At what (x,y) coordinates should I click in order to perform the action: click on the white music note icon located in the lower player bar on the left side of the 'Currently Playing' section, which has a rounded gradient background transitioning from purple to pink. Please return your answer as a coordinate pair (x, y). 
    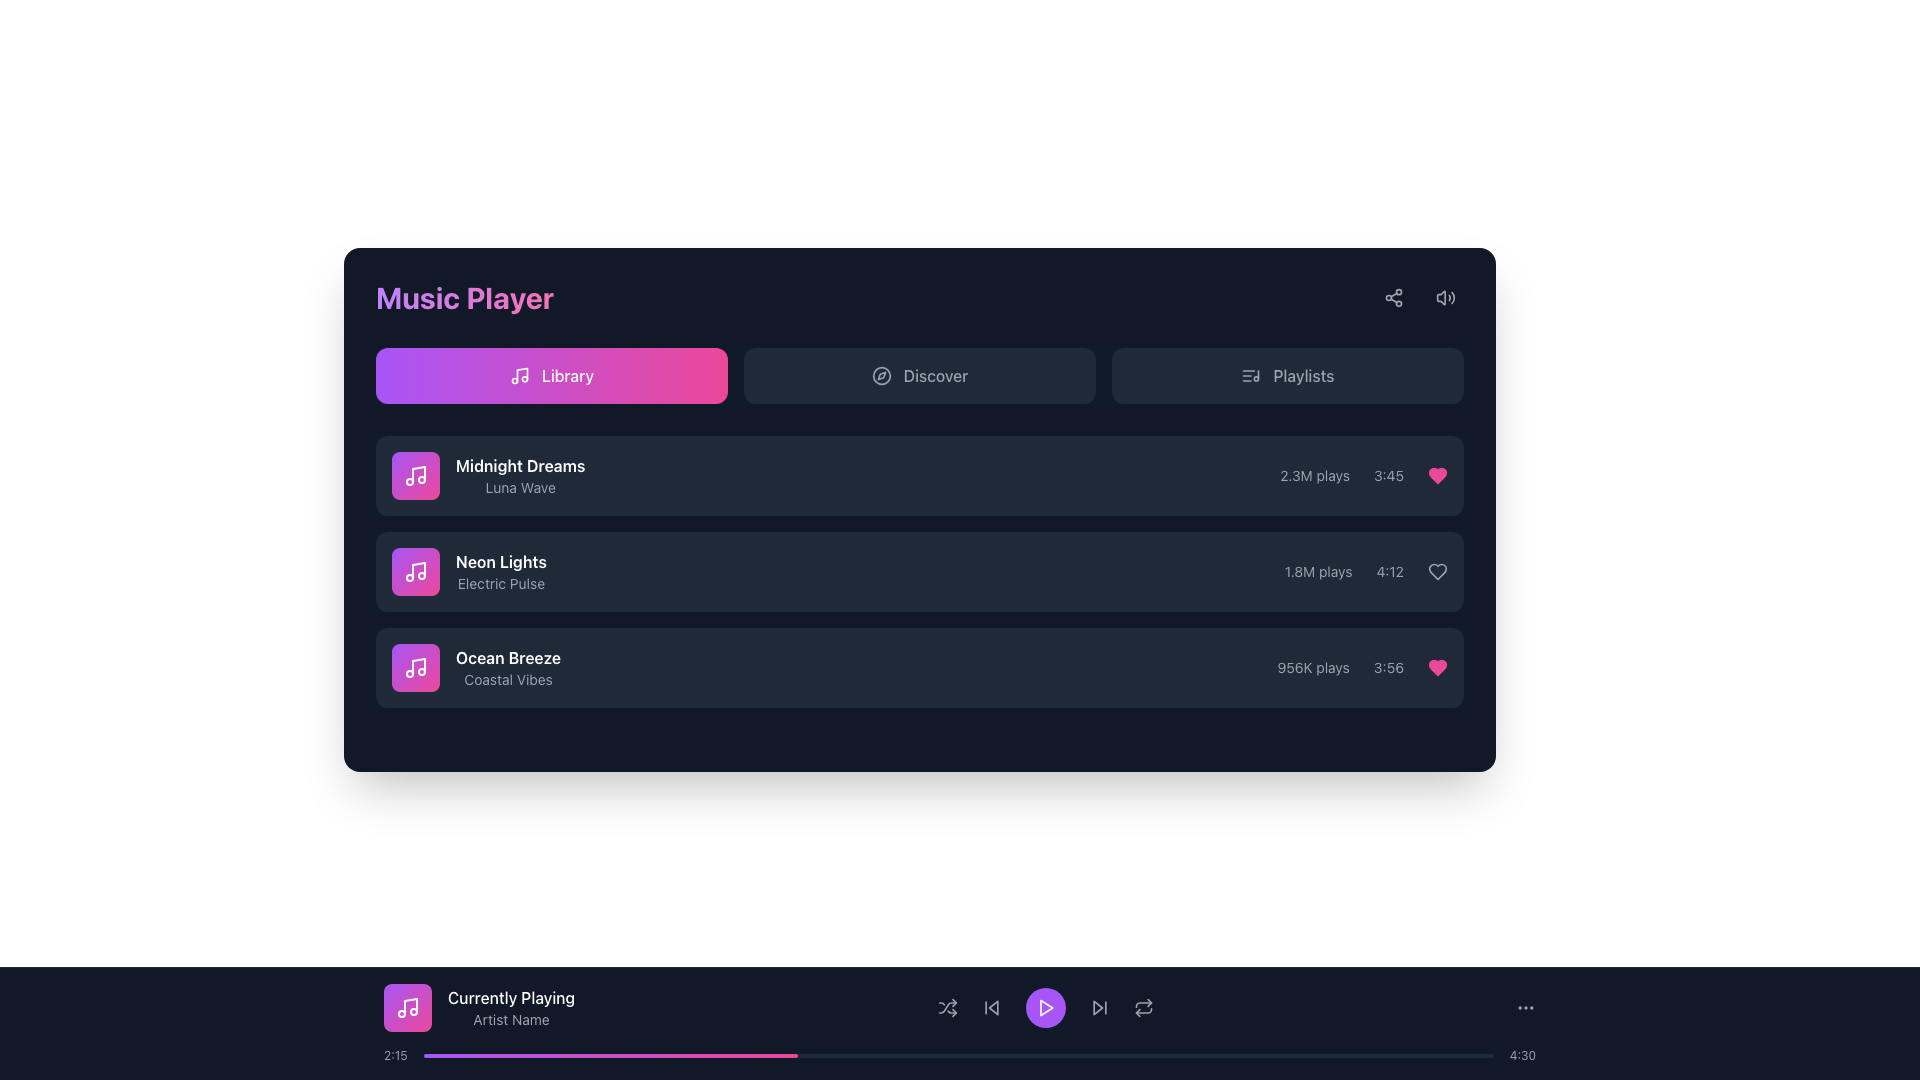
    Looking at the image, I should click on (407, 1007).